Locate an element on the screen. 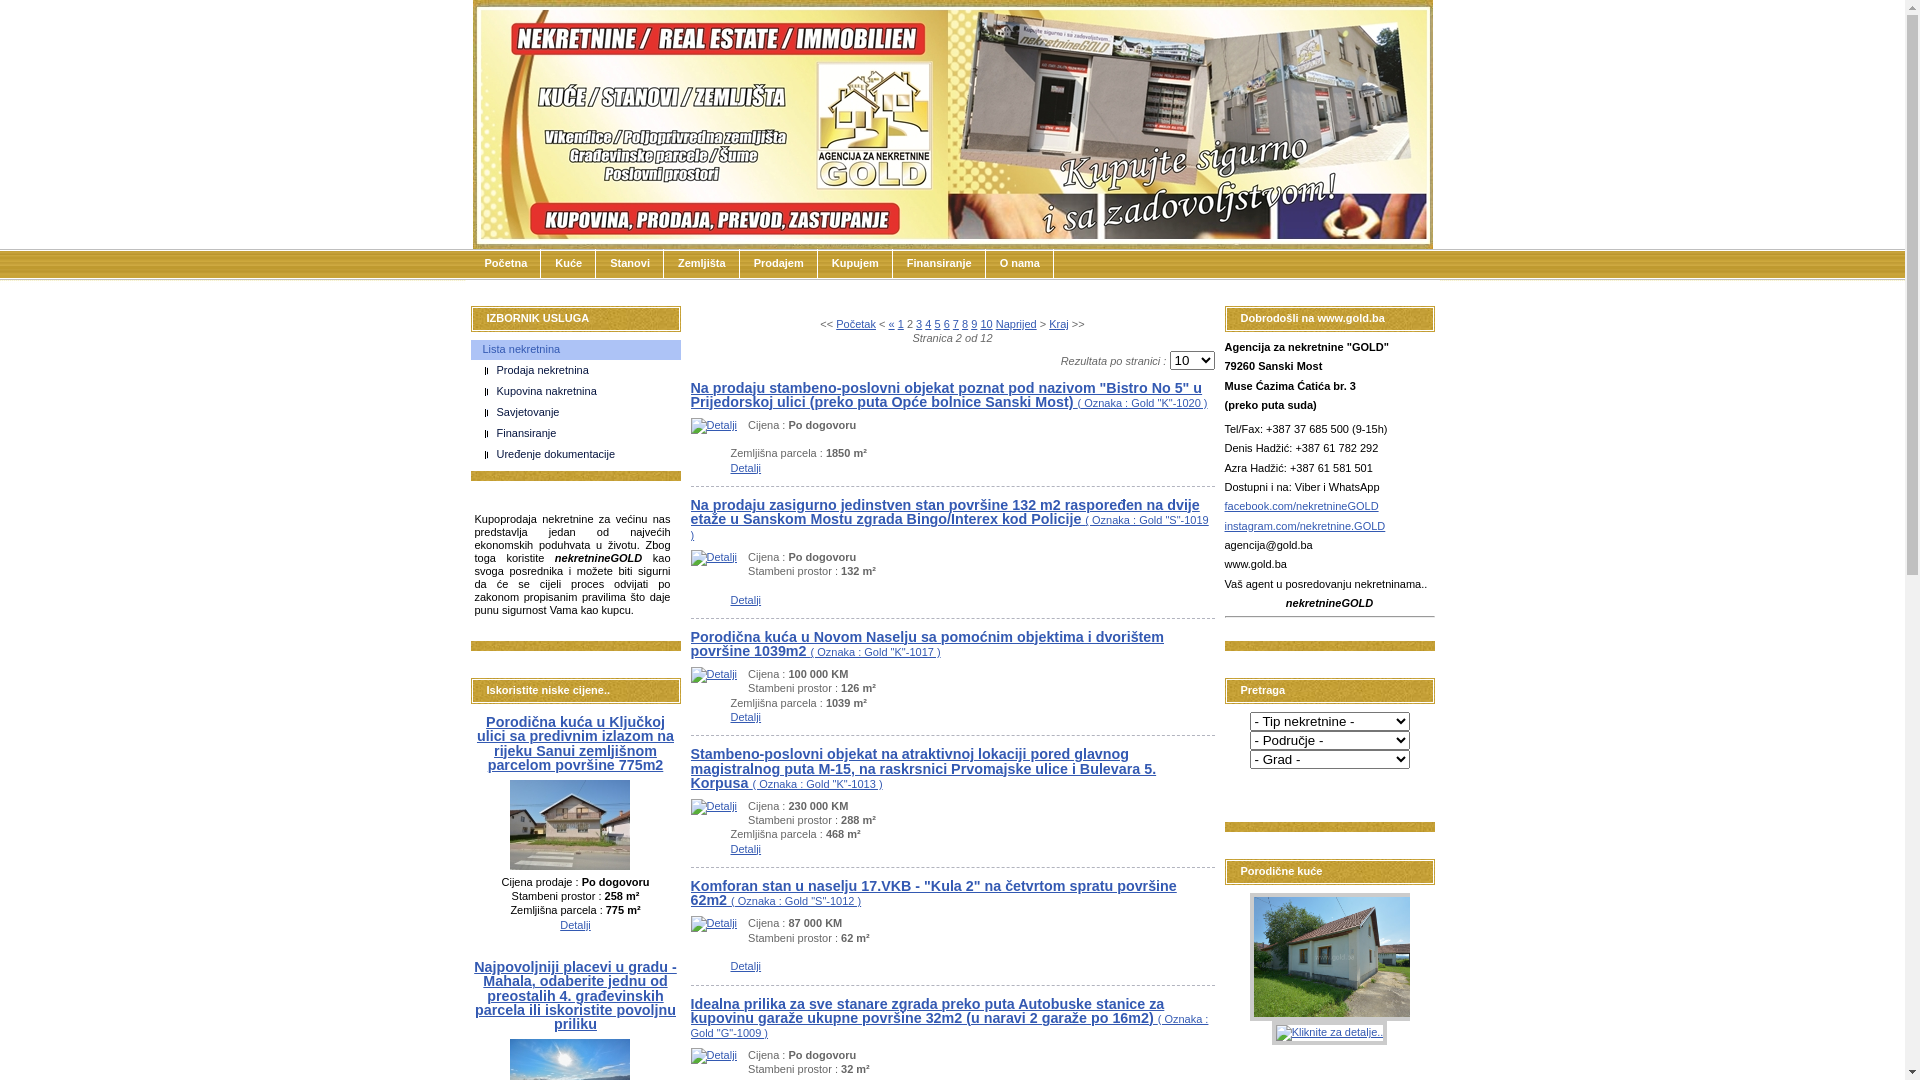  '9' is located at coordinates (974, 323).